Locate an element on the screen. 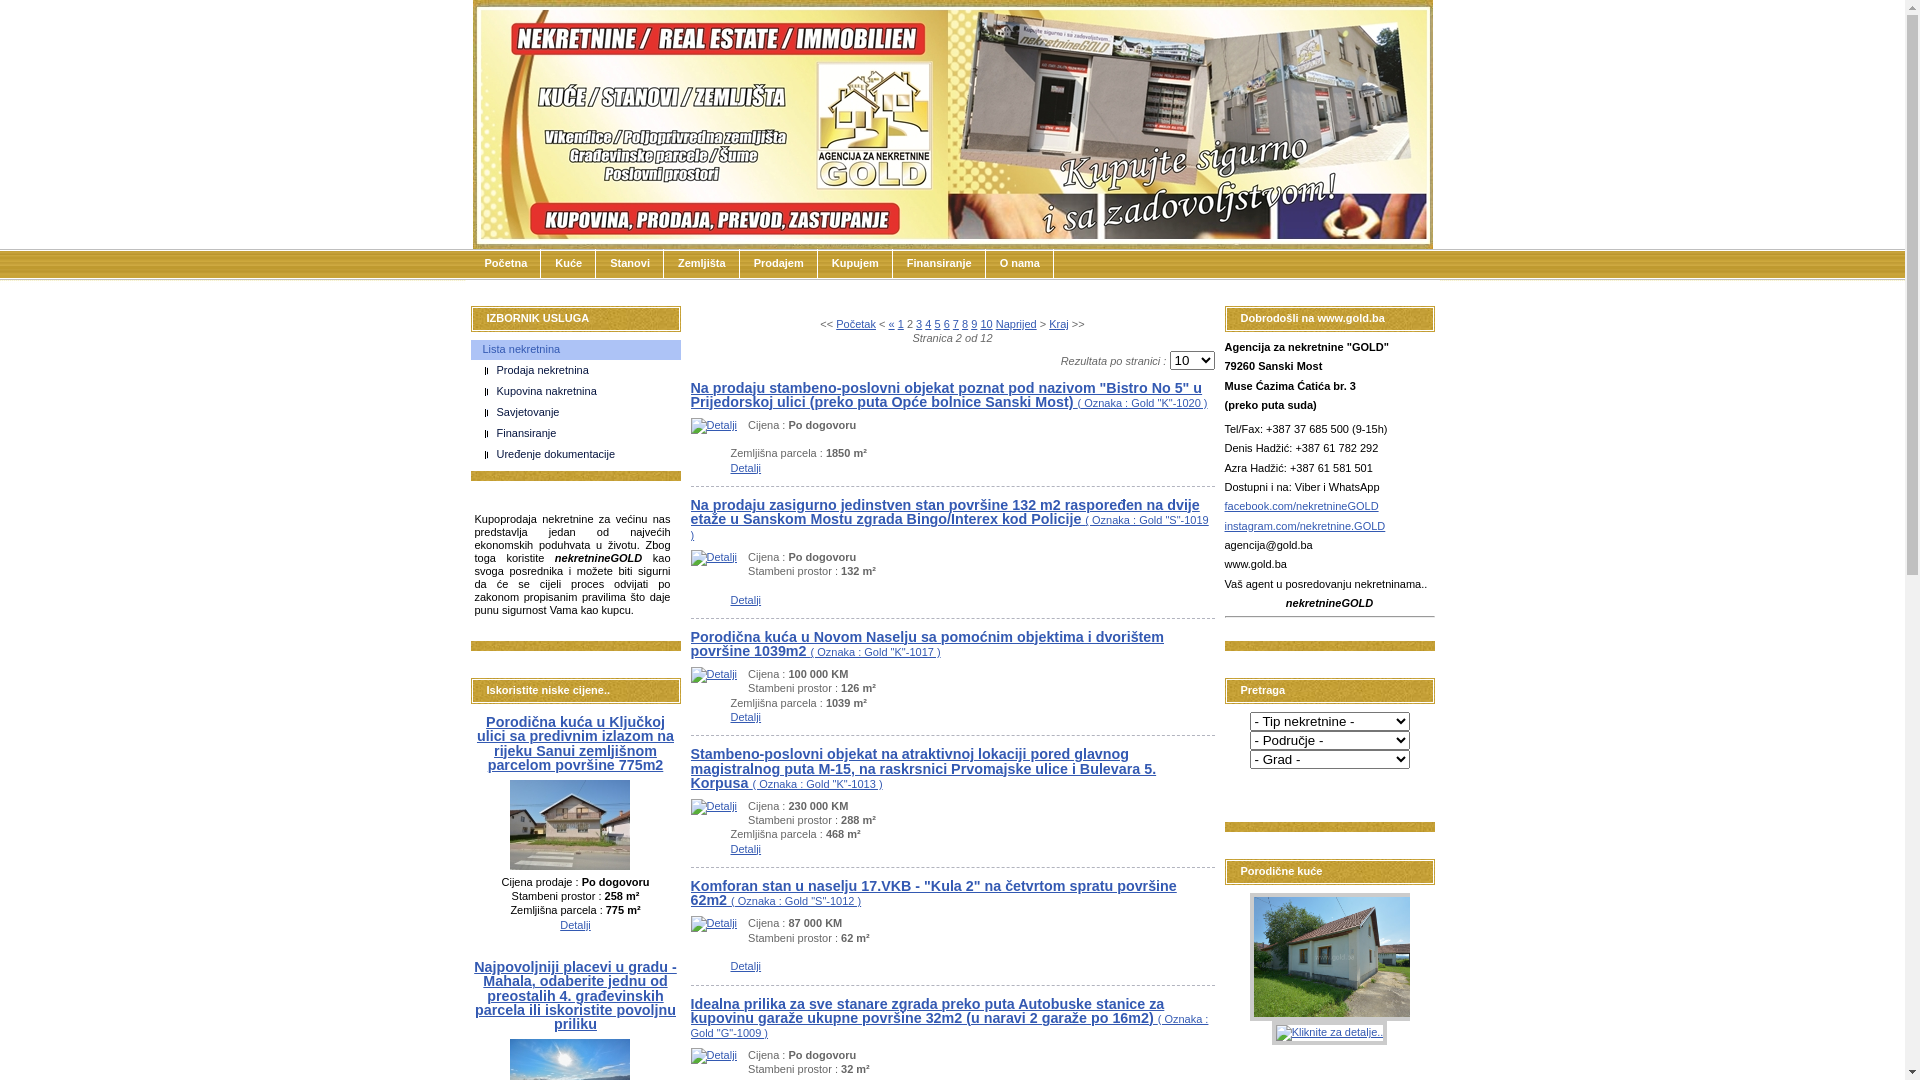  '9' is located at coordinates (974, 323).